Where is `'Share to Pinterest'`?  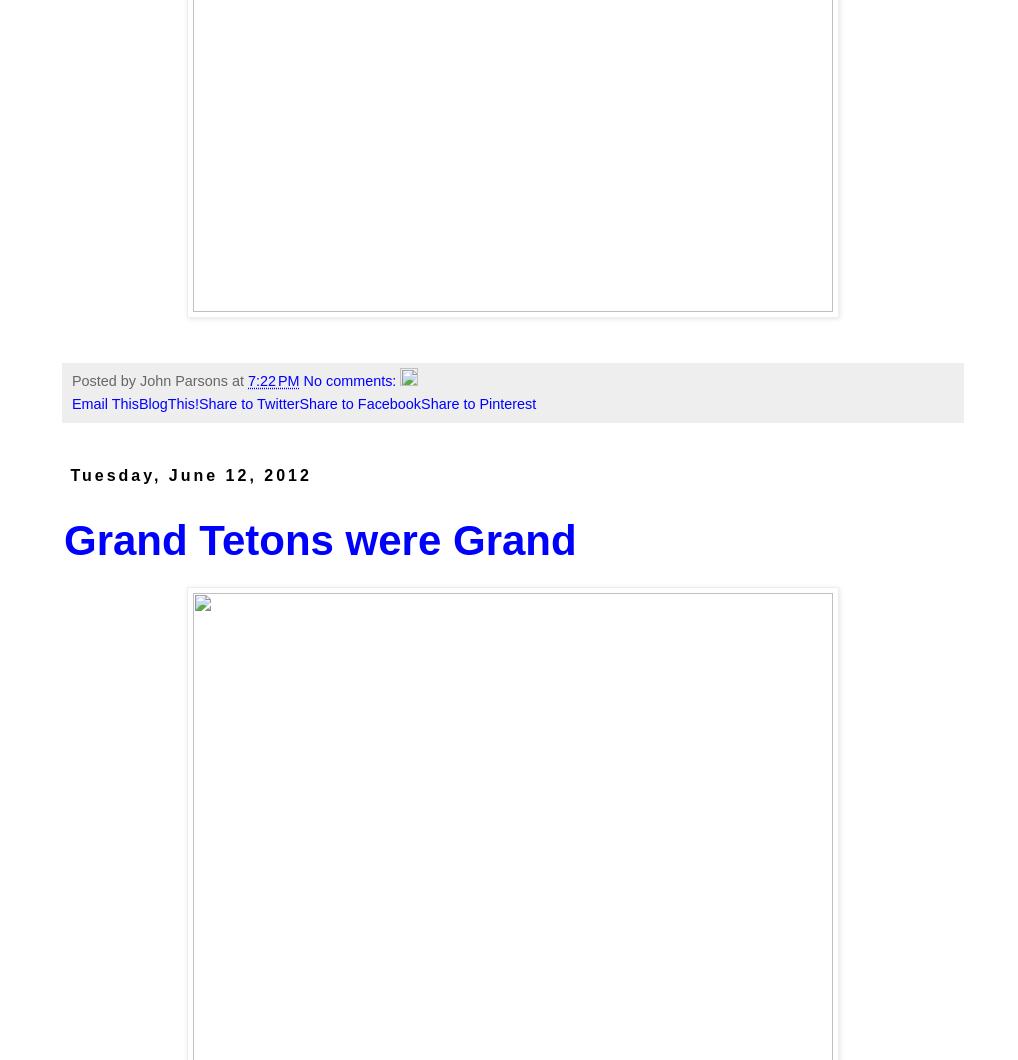
'Share to Pinterest' is located at coordinates (420, 402).